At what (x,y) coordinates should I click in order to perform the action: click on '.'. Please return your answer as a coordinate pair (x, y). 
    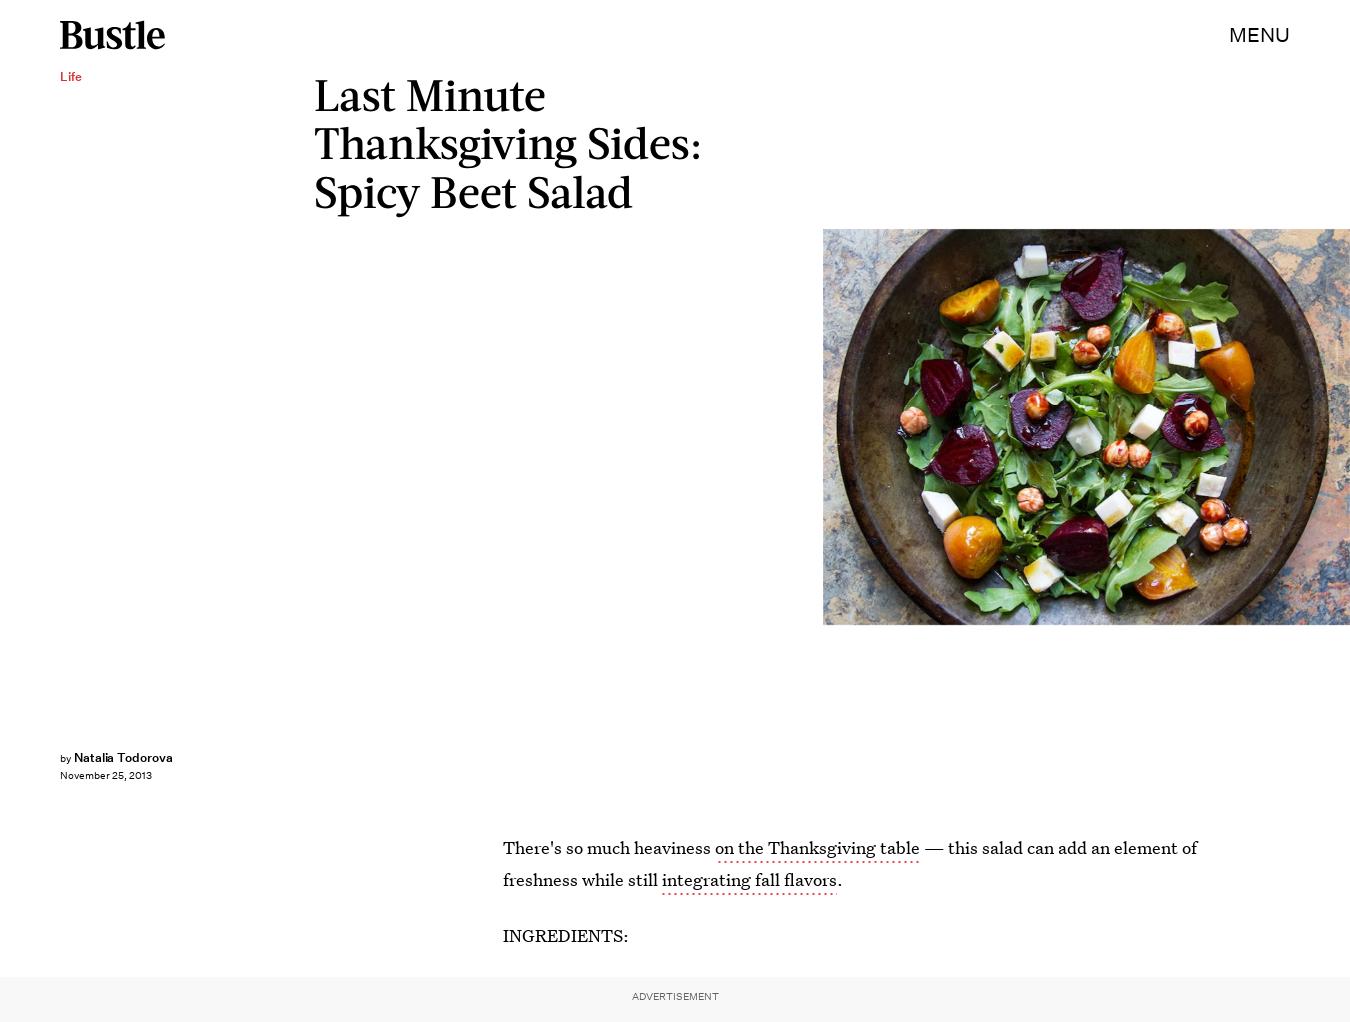
    Looking at the image, I should click on (839, 878).